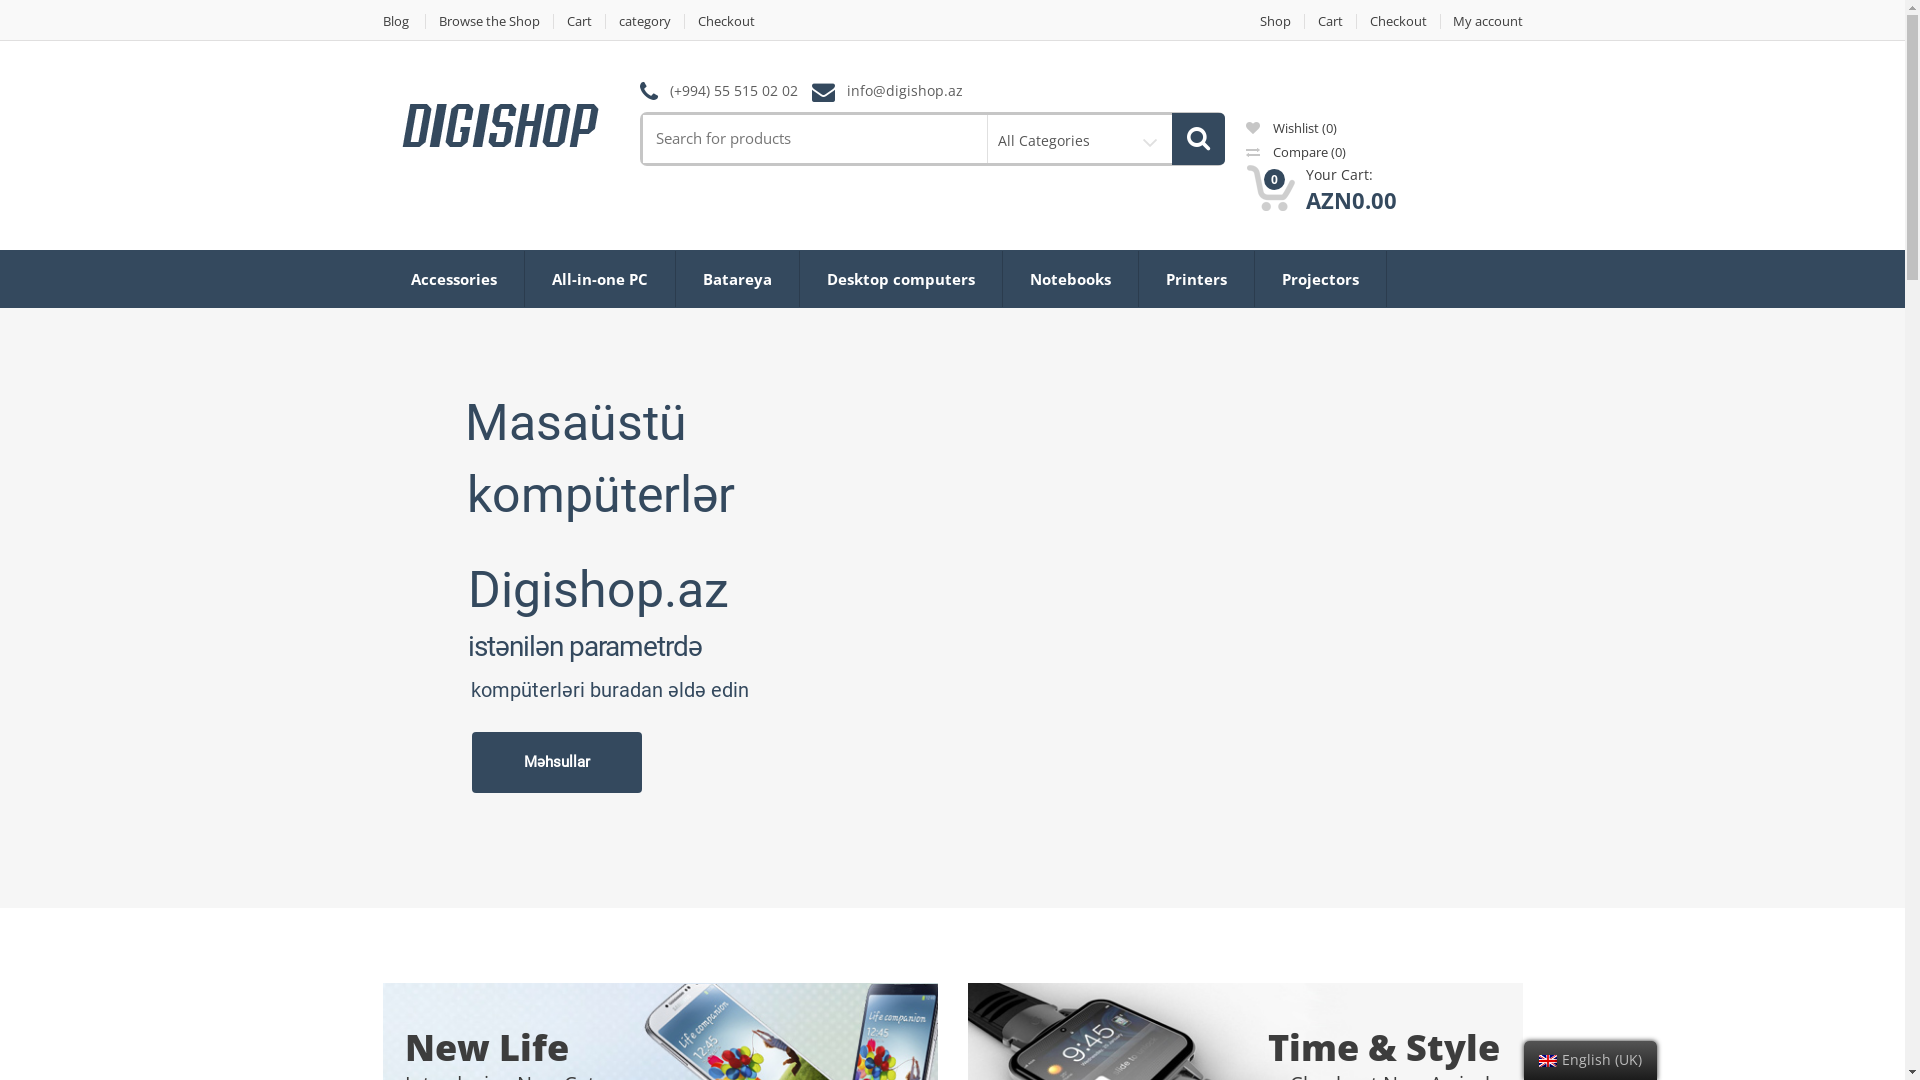 This screenshot has width=1920, height=1080. What do you see at coordinates (1291, 127) in the screenshot?
I see `'Wishlist (0)'` at bounding box center [1291, 127].